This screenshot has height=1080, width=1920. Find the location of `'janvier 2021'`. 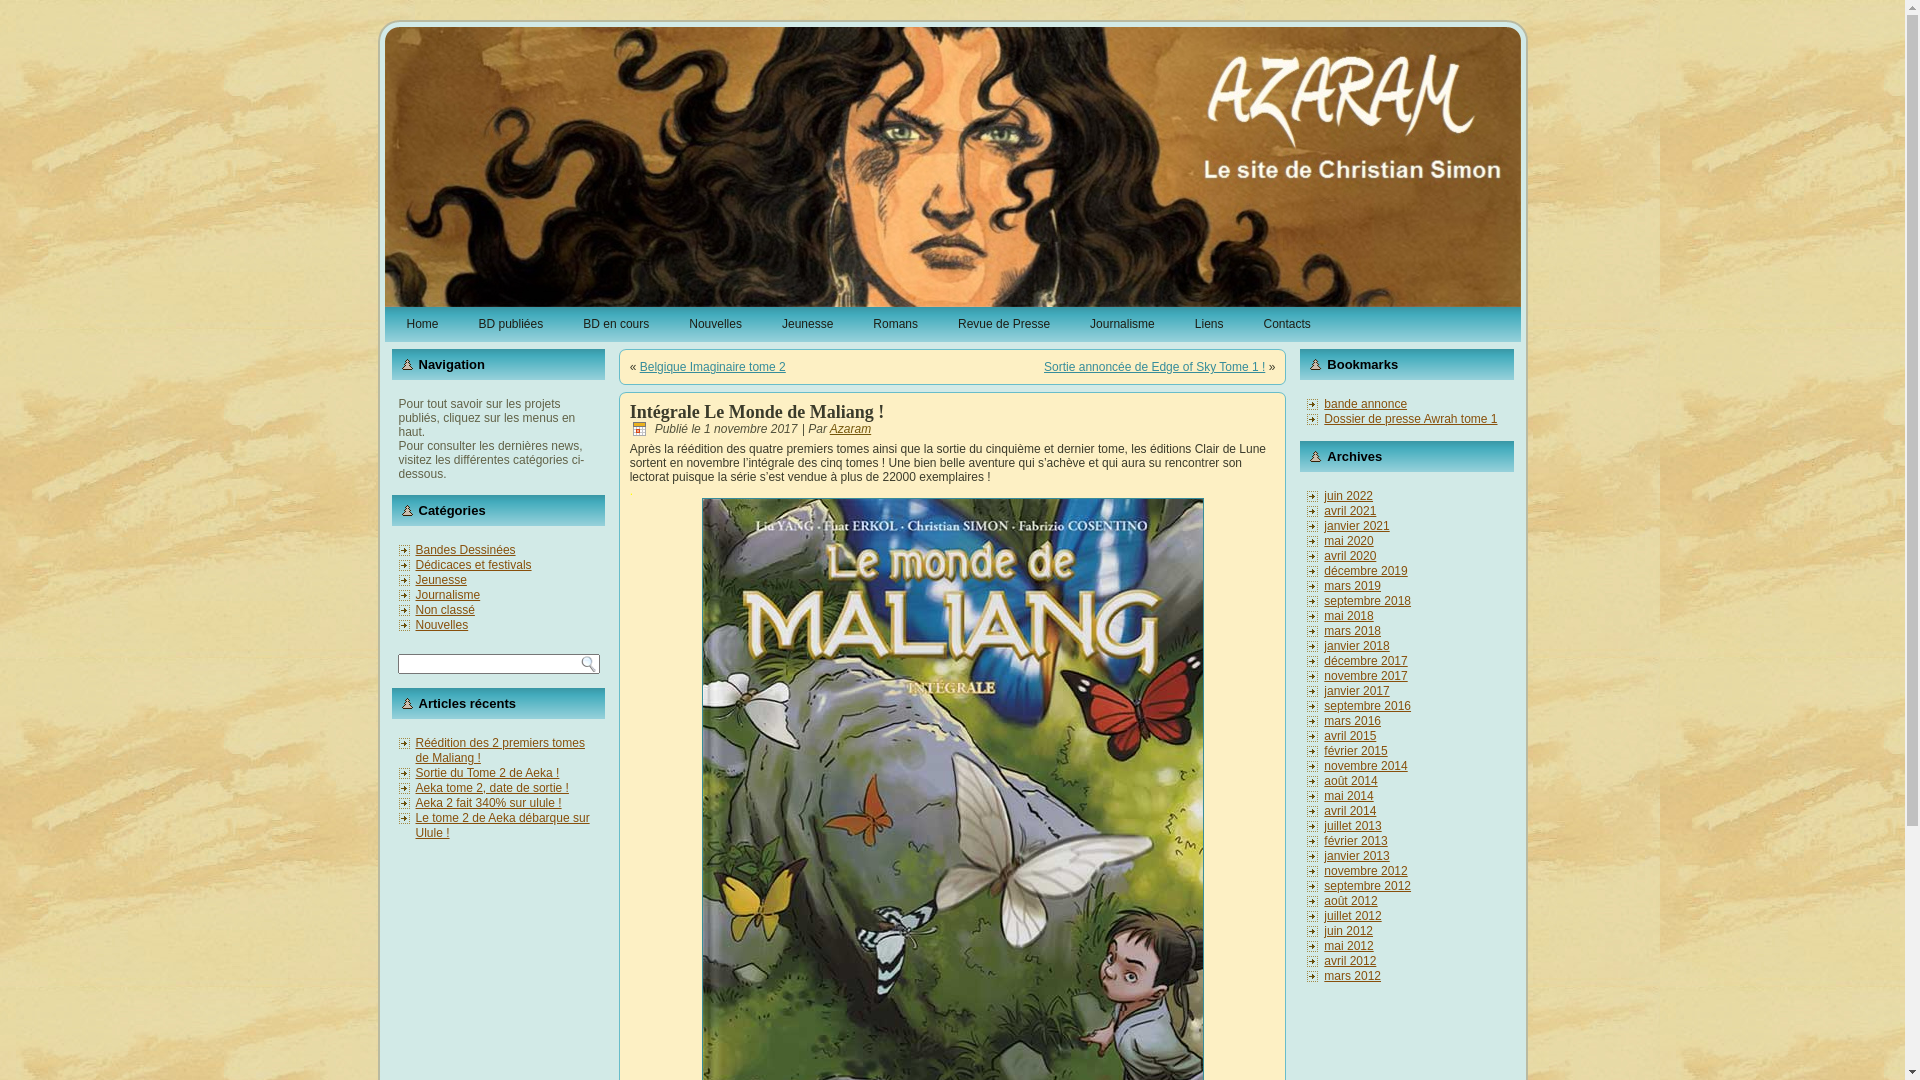

'janvier 2021' is located at coordinates (1324, 524).